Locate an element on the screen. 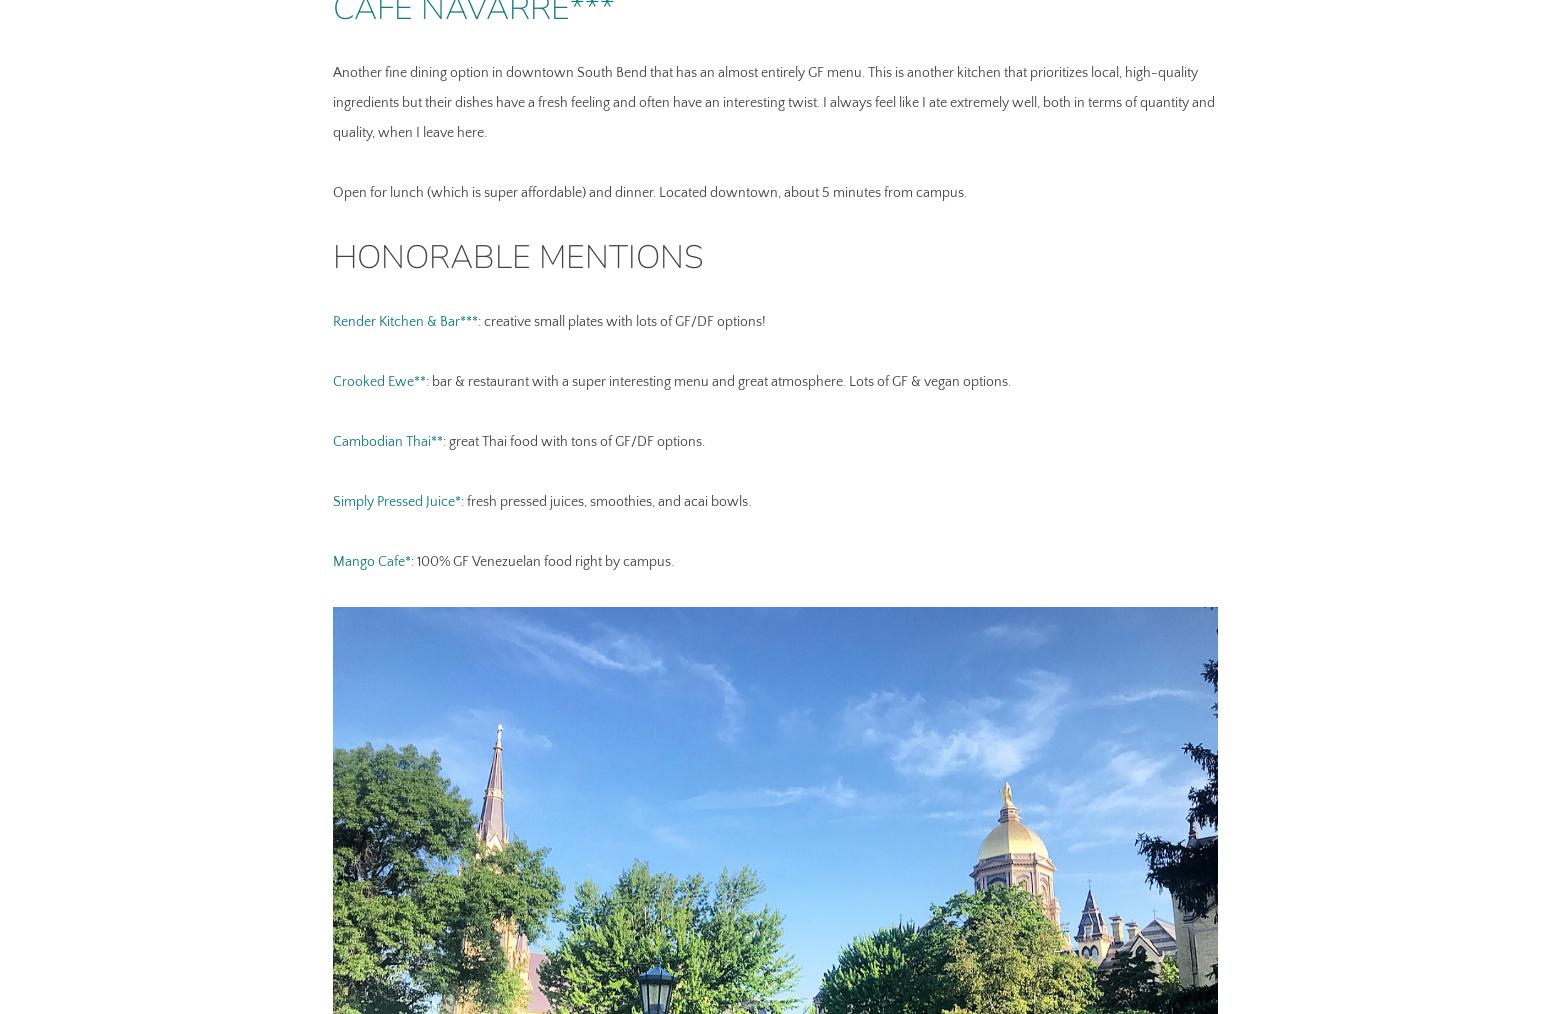 The width and height of the screenshot is (1550, 1014). ': great Thai food with tons of GF/DF options.' is located at coordinates (573, 440).